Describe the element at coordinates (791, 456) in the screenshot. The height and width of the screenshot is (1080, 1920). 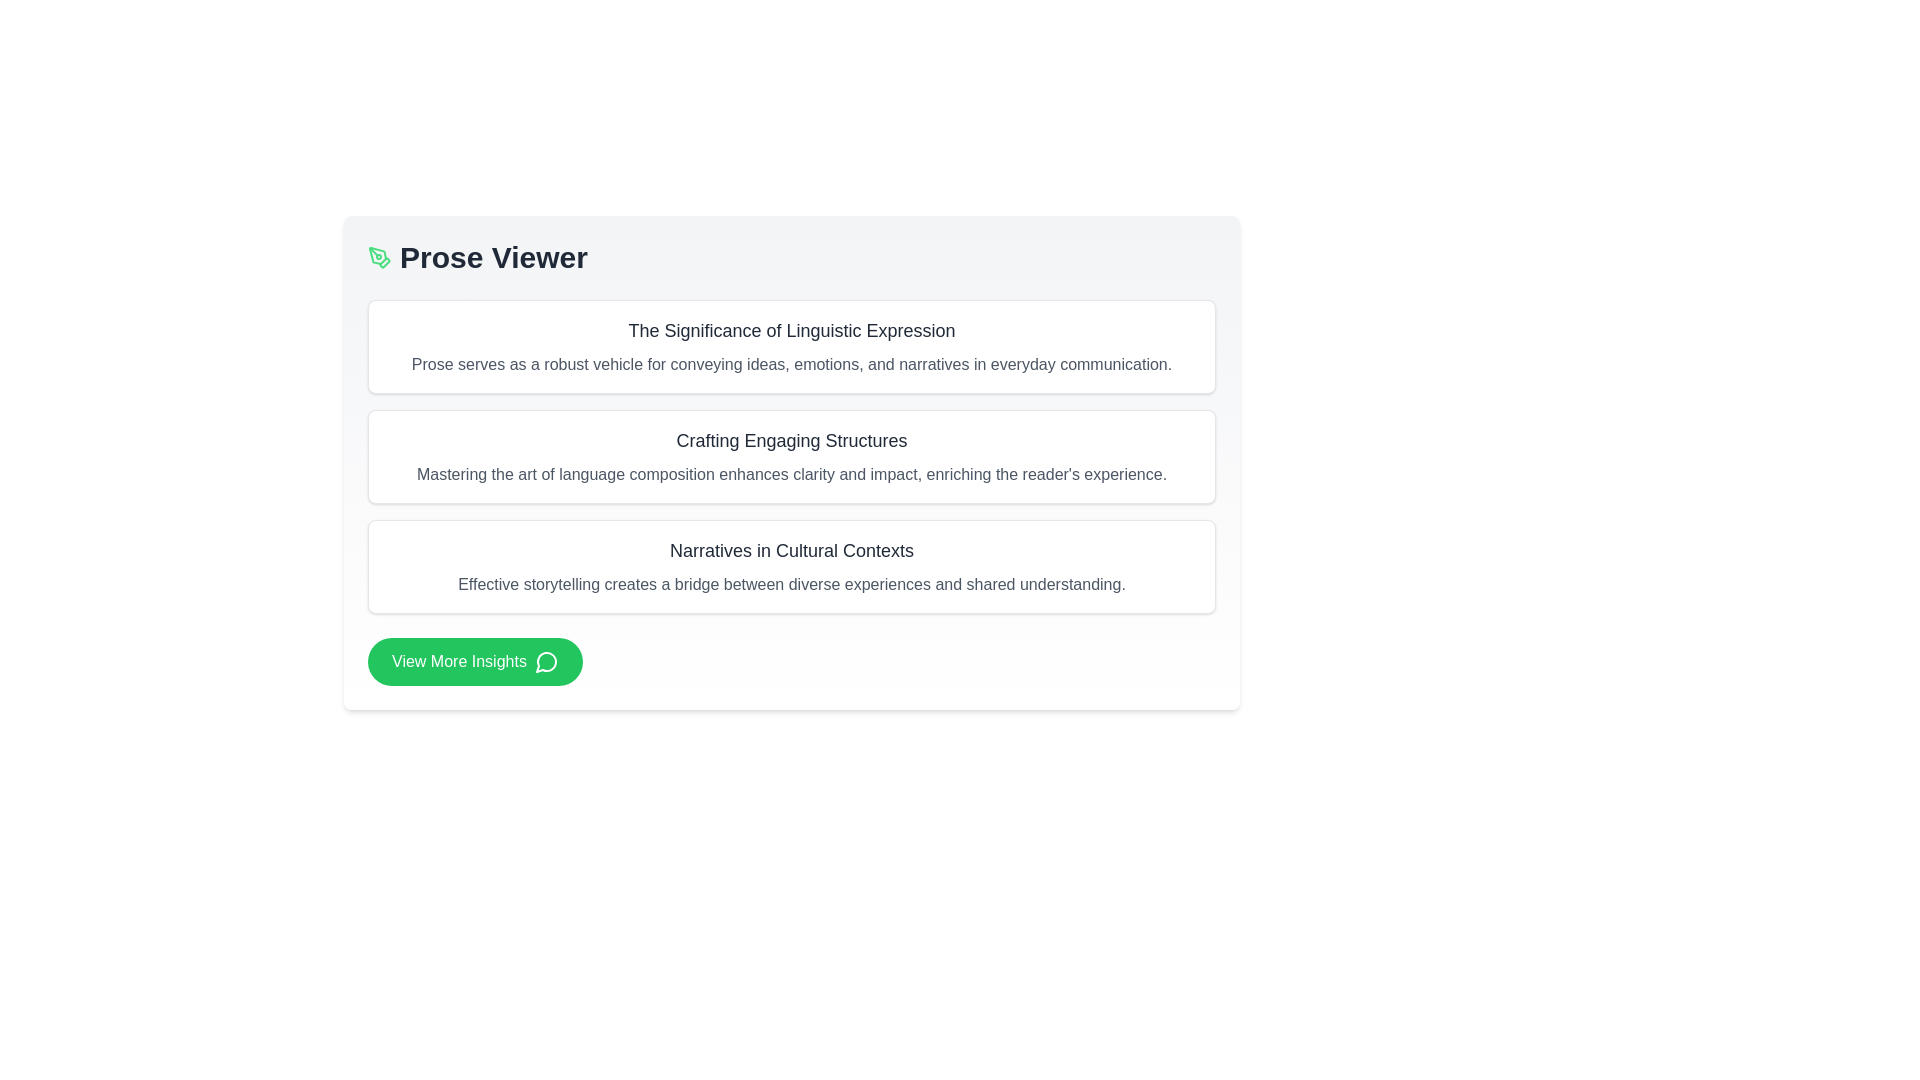
I see `text content of the Informational Card titled 'Crafting Engaging Structures', which is the second card in a vertical list of similar cards` at that location.